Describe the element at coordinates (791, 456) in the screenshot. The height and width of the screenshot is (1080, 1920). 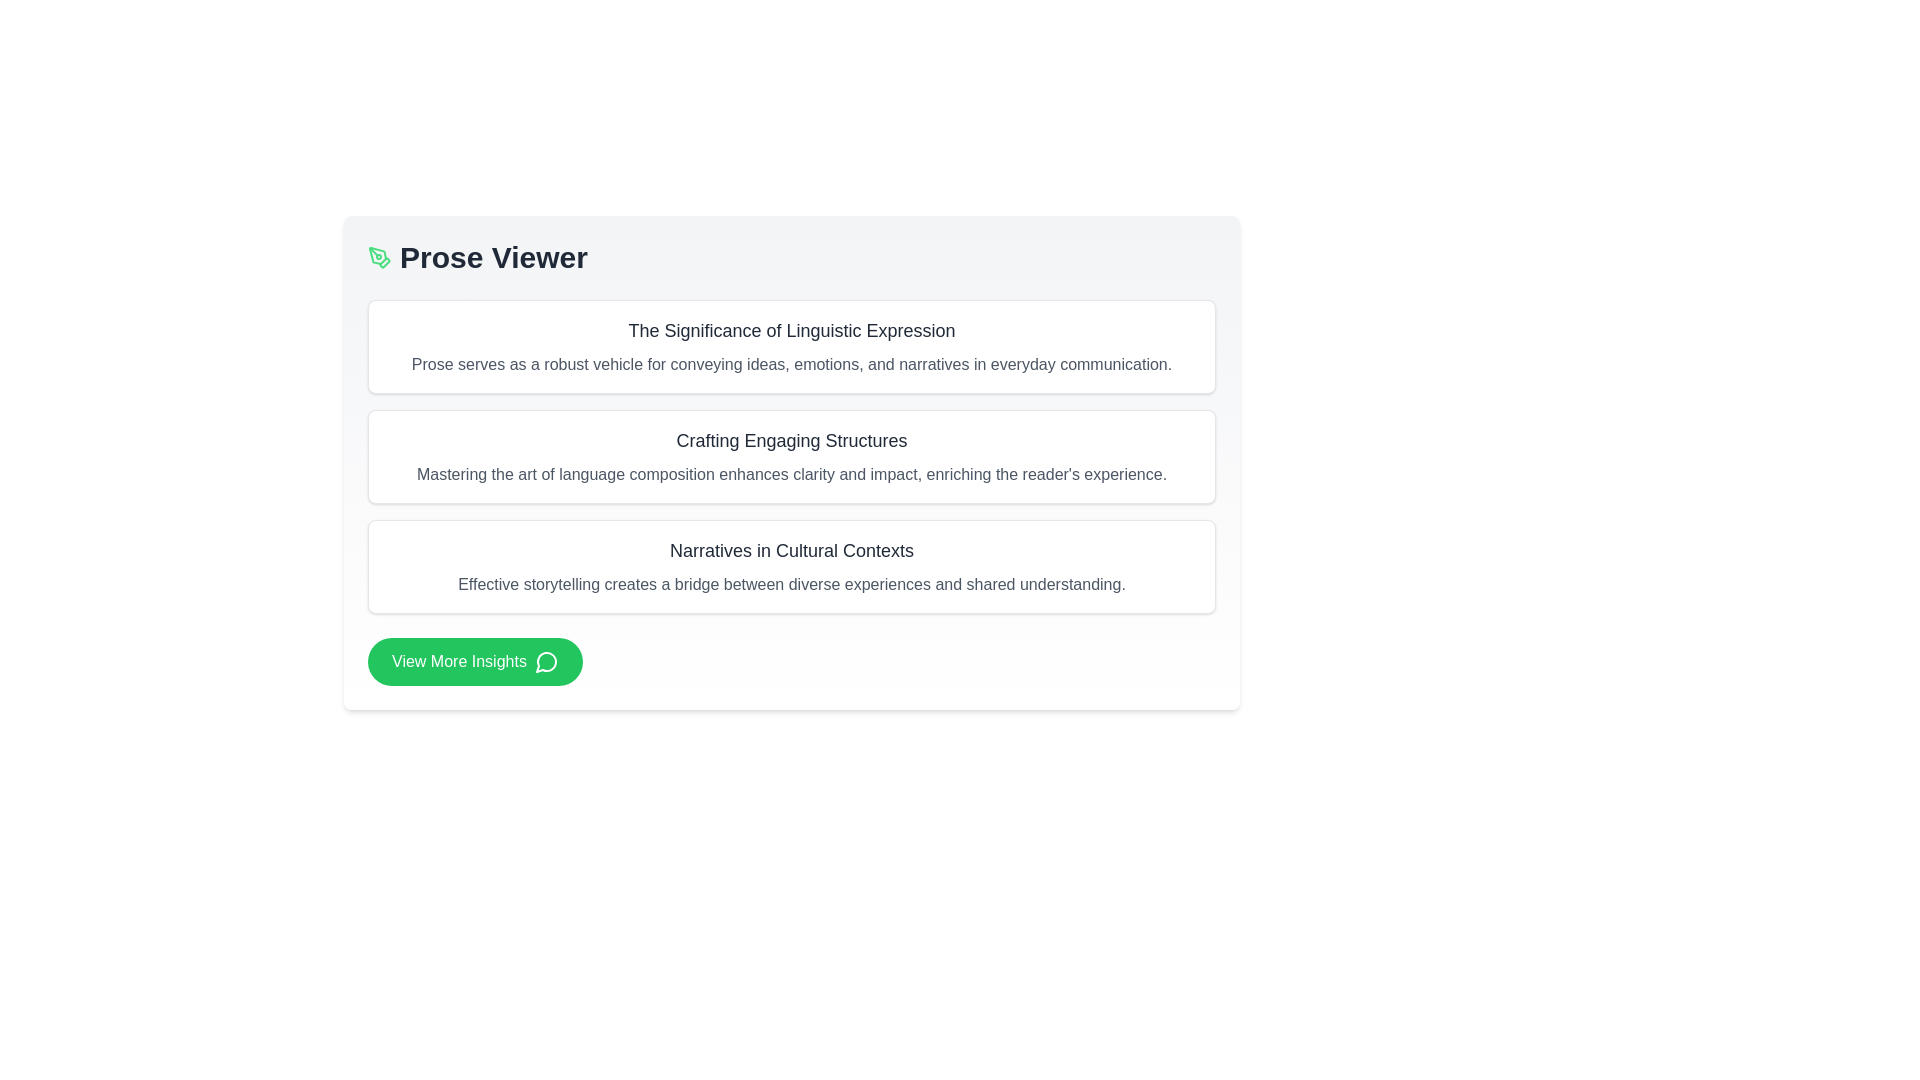
I see `text content of the Informational Card titled 'Crafting Engaging Structures', which is the second card in a vertical list of similar cards` at that location.